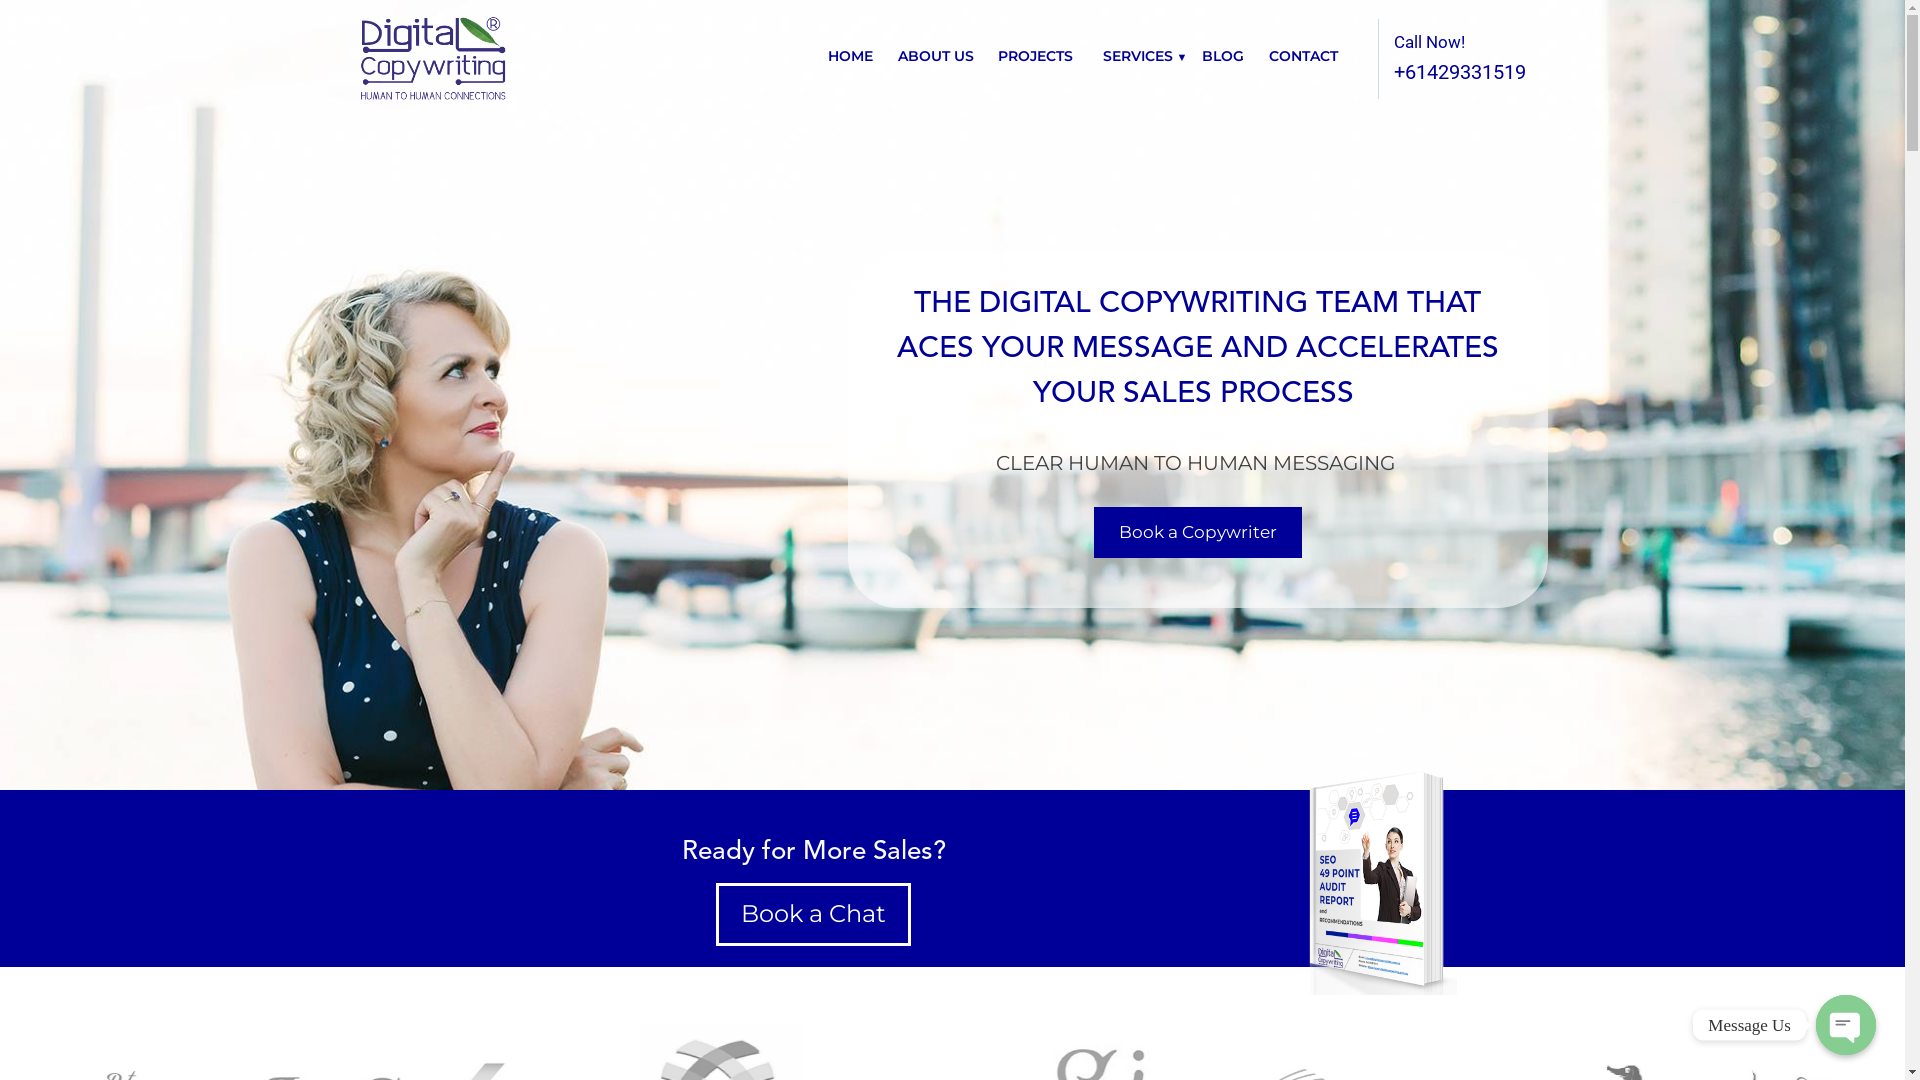 The image size is (1920, 1080). What do you see at coordinates (998, 55) in the screenshot?
I see `'PROJECTS'` at bounding box center [998, 55].